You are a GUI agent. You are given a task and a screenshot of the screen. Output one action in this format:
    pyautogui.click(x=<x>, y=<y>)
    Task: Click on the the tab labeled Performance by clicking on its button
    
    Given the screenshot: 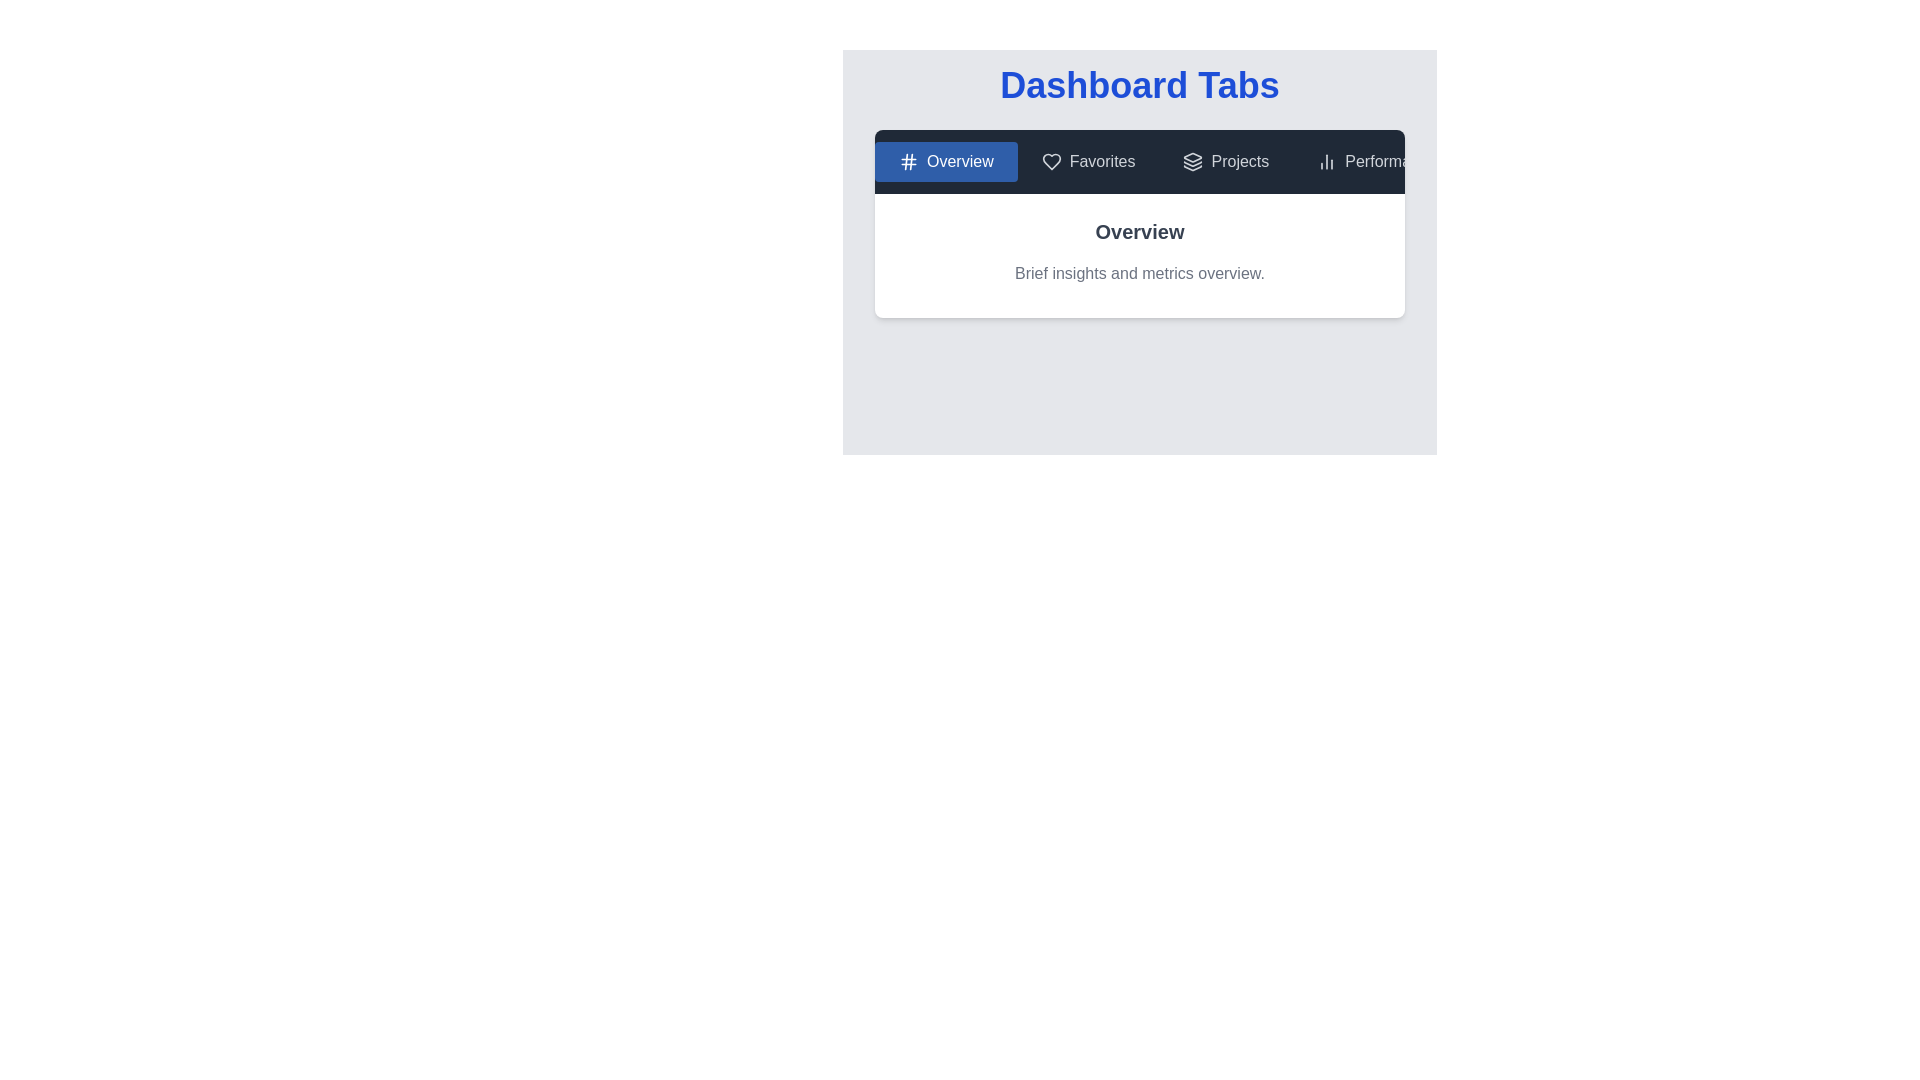 What is the action you would take?
    pyautogui.click(x=1376, y=161)
    